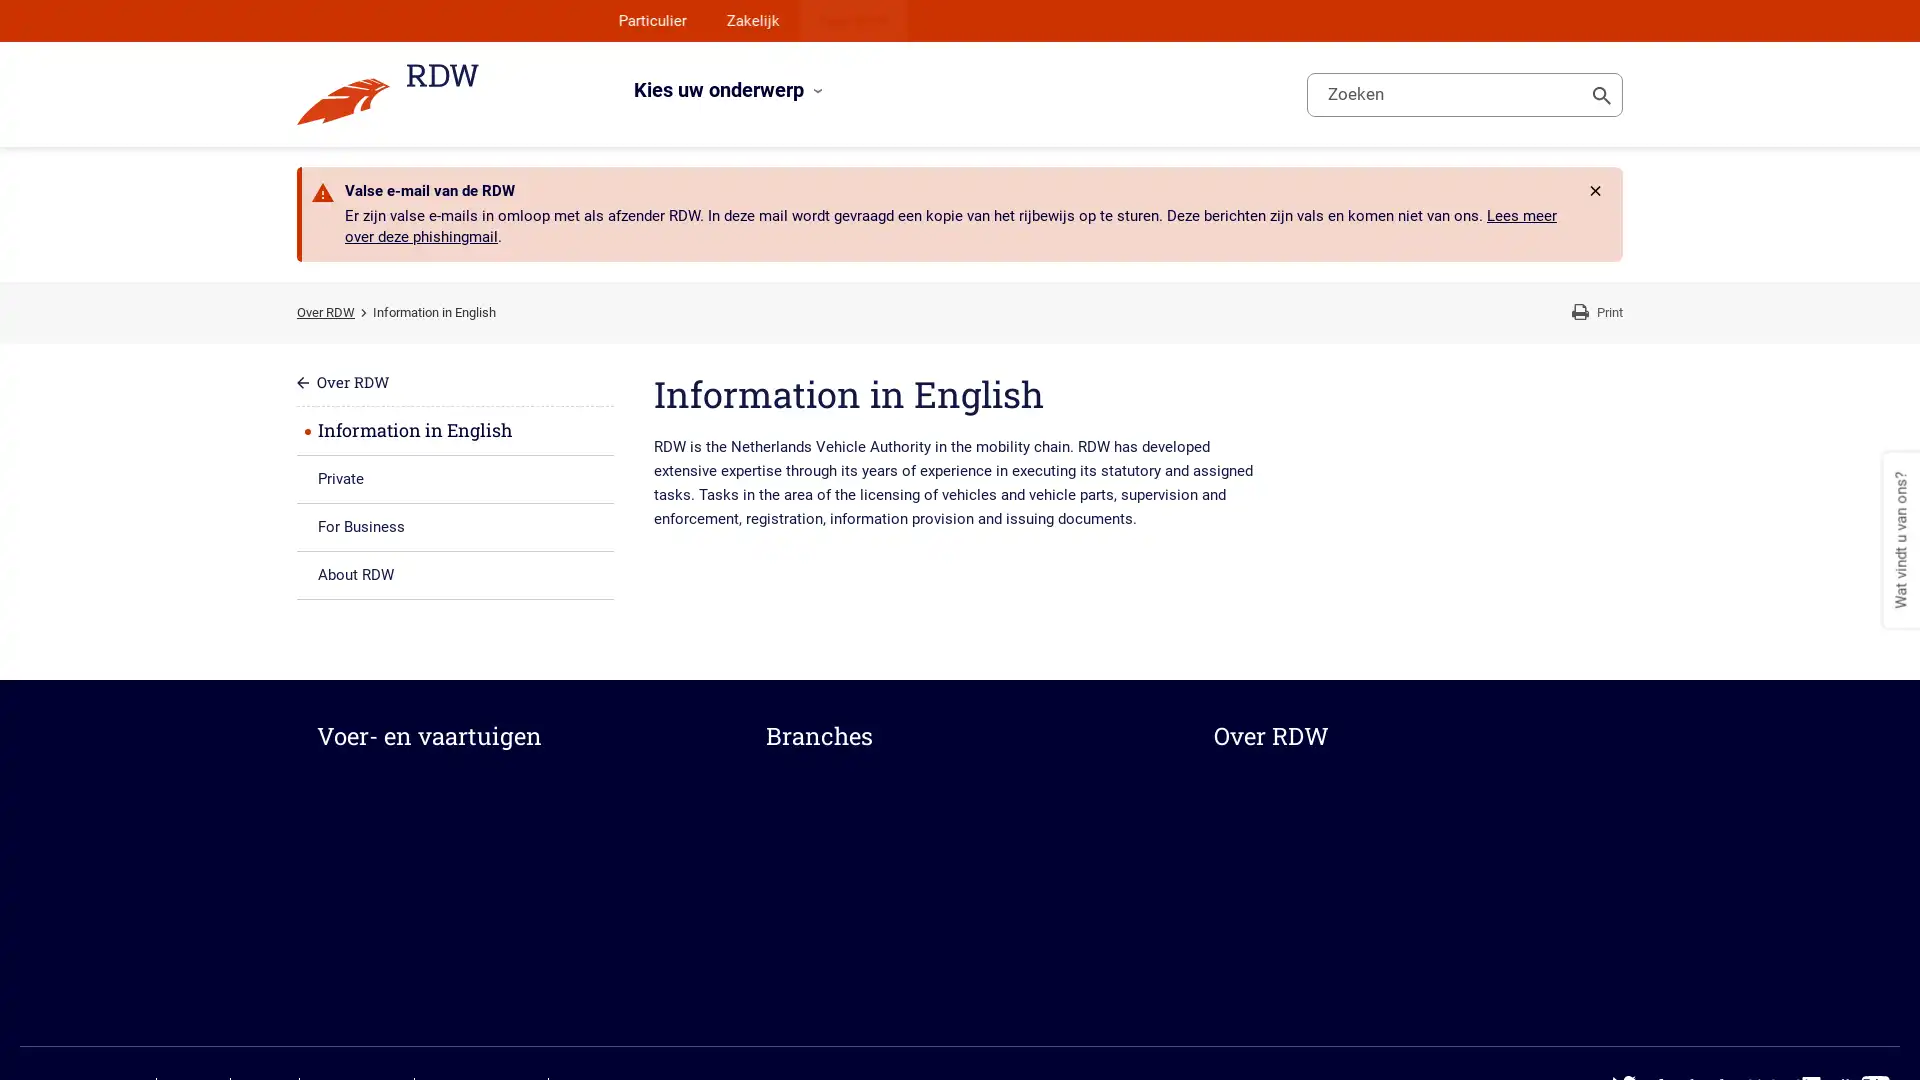 The image size is (1920, 1080). Describe the element at coordinates (1596, 312) in the screenshot. I see `Print` at that location.